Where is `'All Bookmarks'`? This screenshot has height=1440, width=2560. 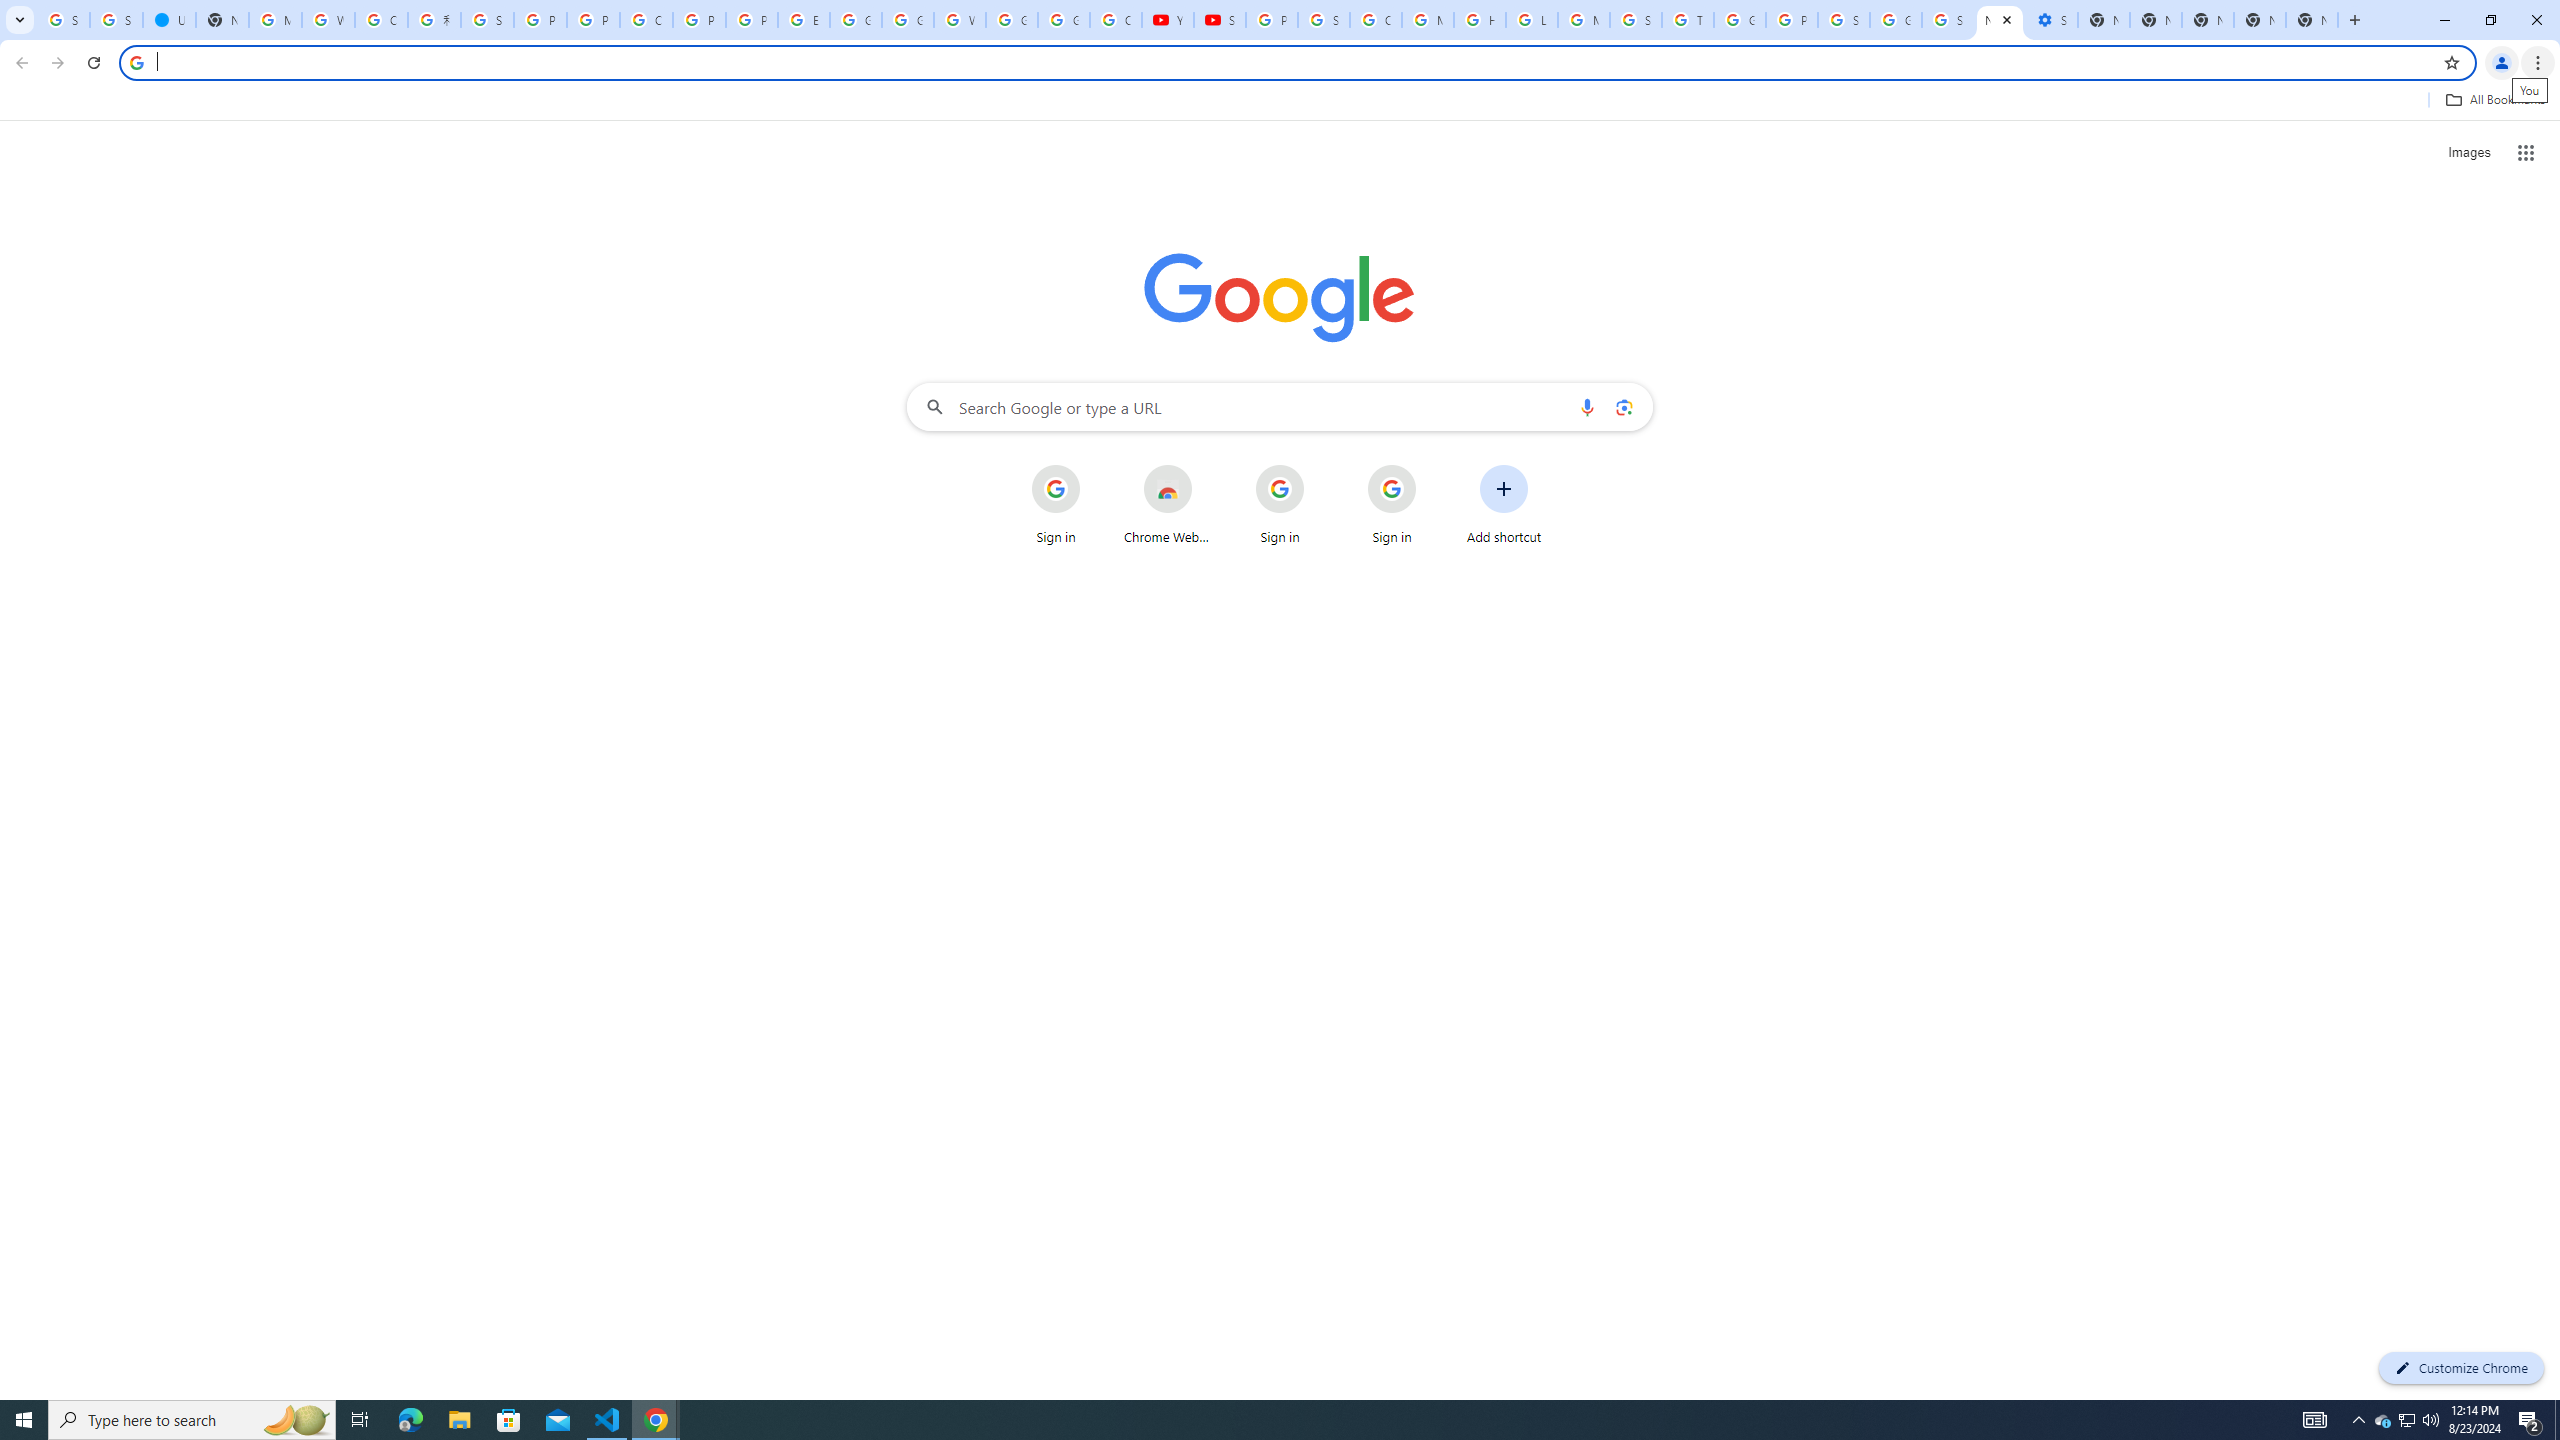 'All Bookmarks' is located at coordinates (2494, 99).